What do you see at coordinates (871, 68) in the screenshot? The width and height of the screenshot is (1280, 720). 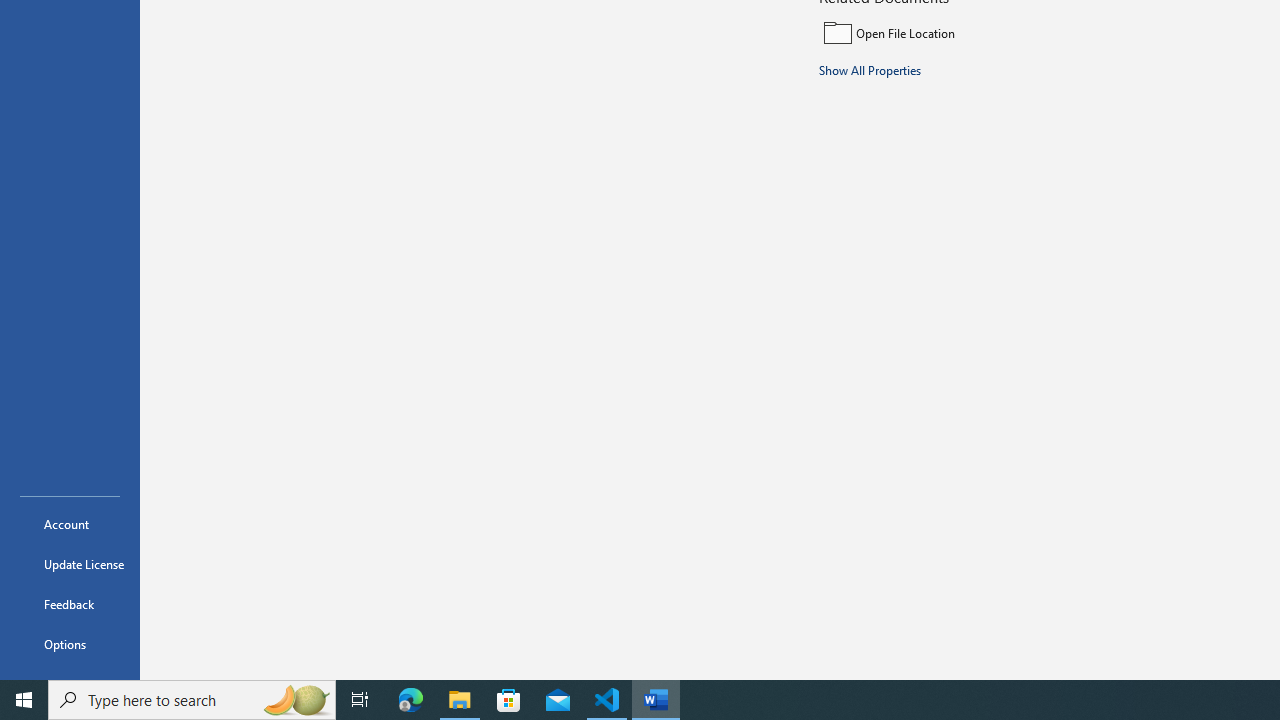 I see `'Show All Properties'` at bounding box center [871, 68].